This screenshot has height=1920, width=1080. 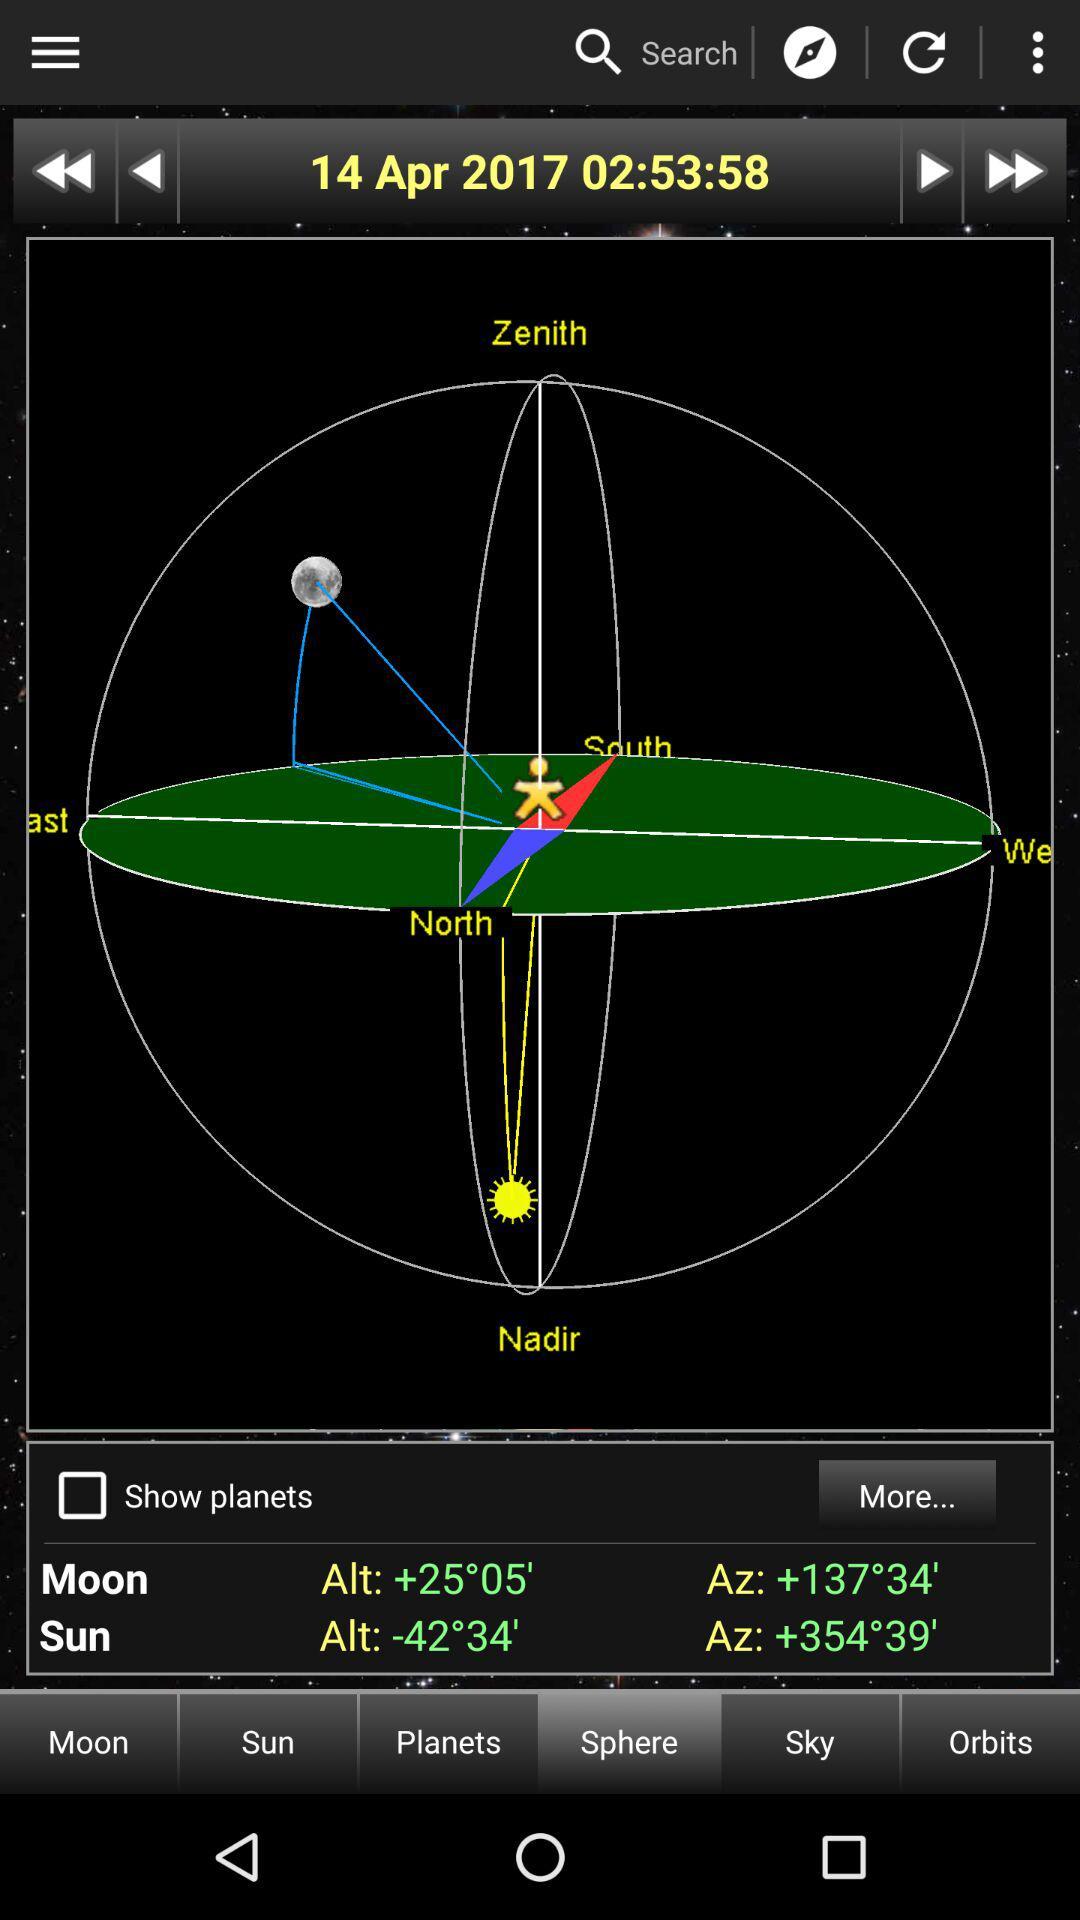 What do you see at coordinates (1015, 171) in the screenshot?
I see `page forward` at bounding box center [1015, 171].